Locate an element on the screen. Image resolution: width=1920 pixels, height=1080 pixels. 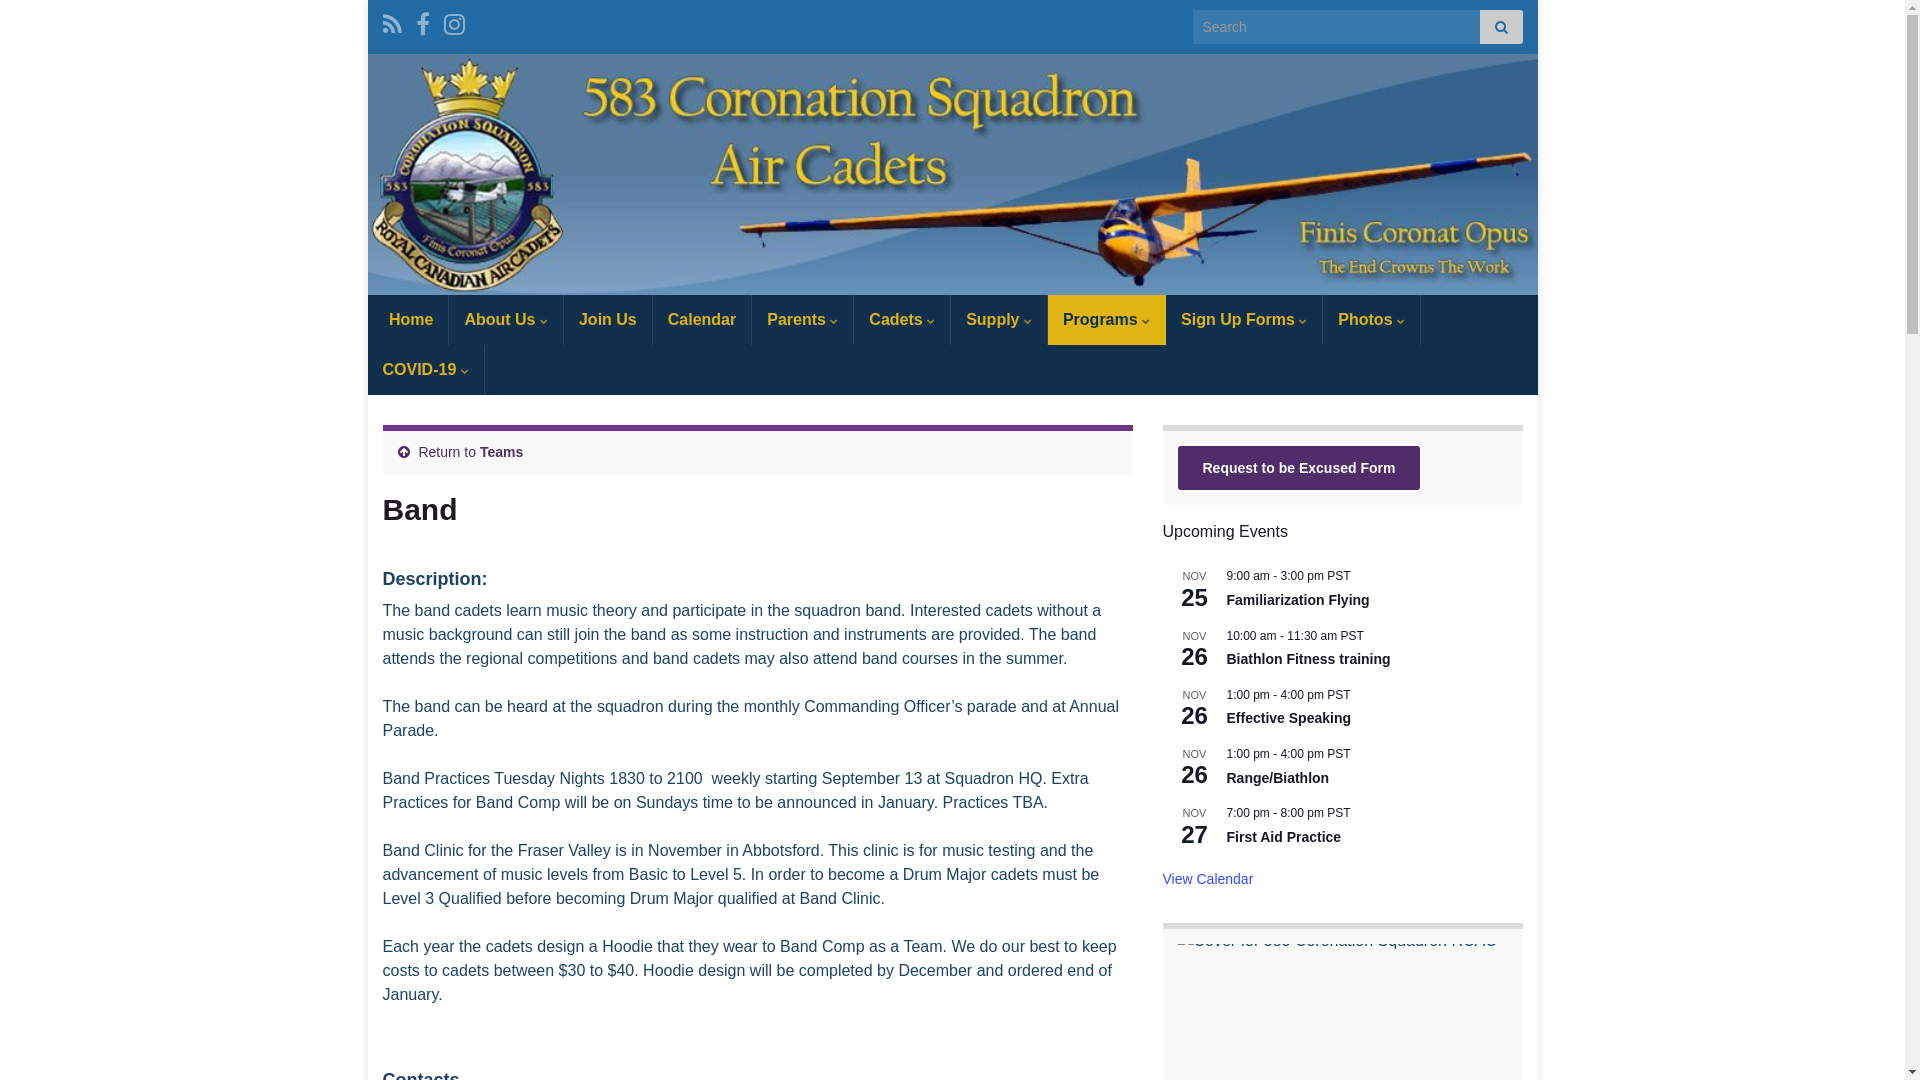
'Request to be Excused Form' is located at coordinates (1299, 467).